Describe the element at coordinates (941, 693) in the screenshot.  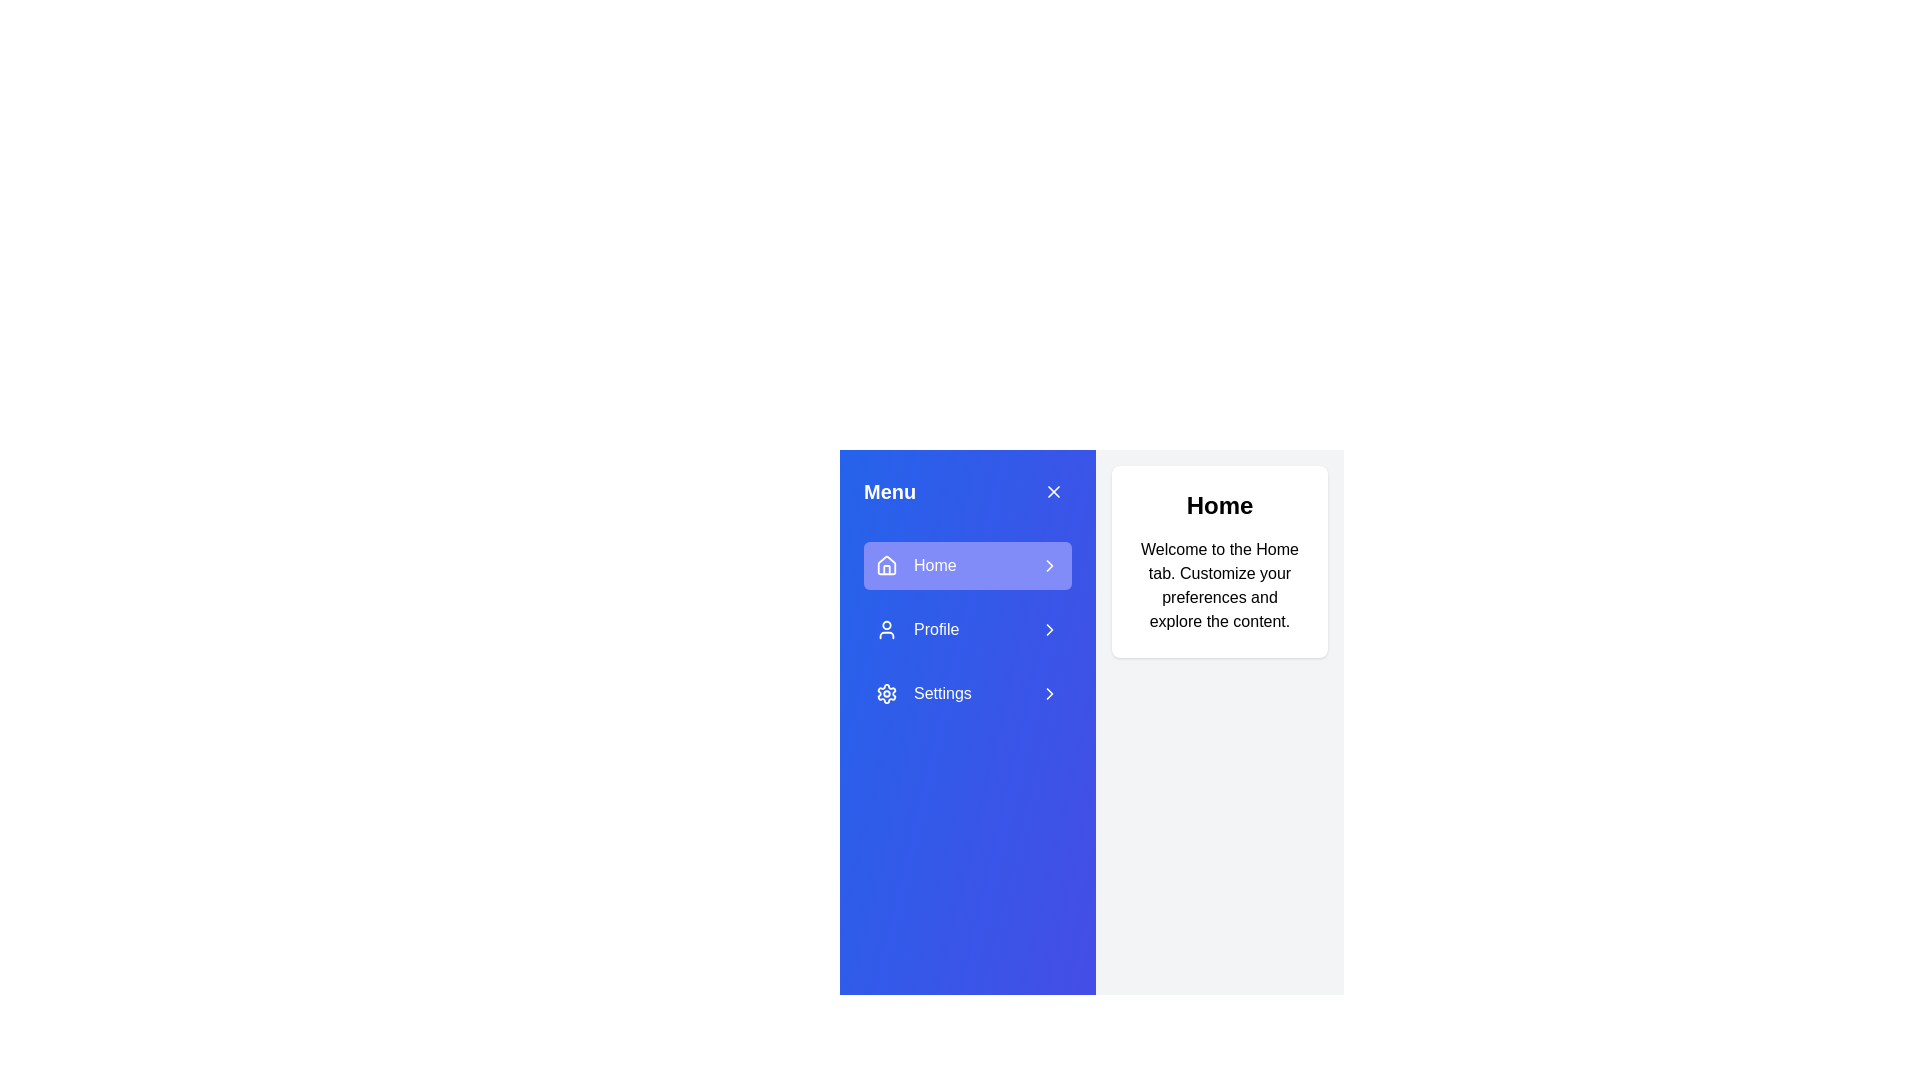
I see `the text label in the vertical navigation panel on the left side of the interface` at that location.